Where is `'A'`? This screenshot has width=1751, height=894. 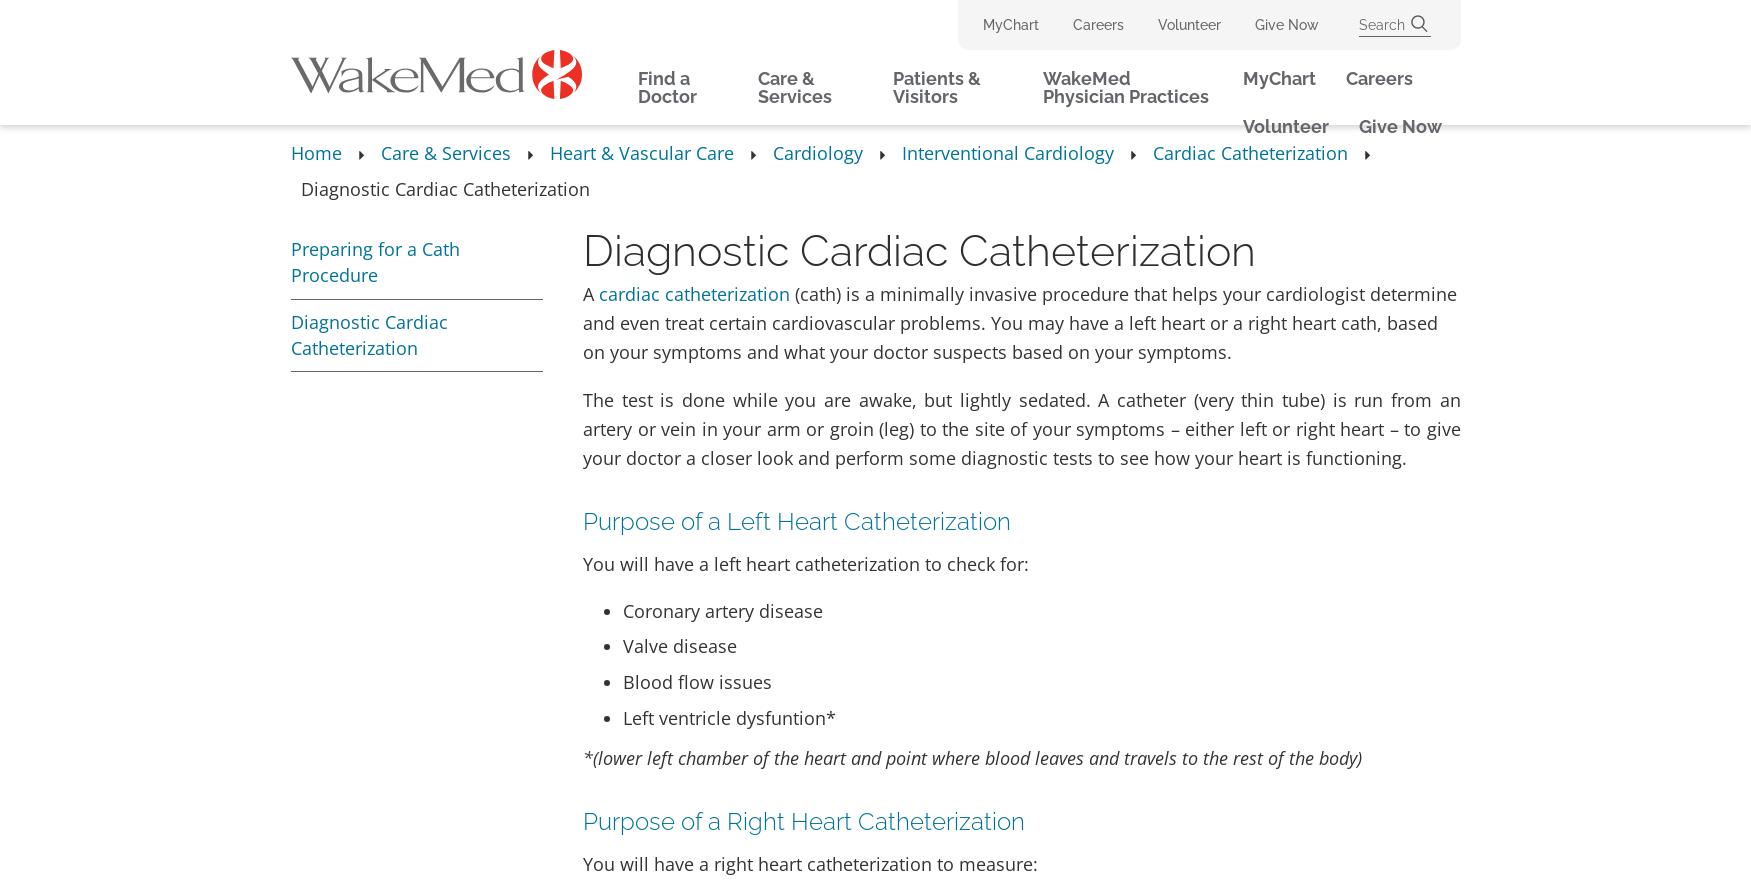 'A' is located at coordinates (590, 291).